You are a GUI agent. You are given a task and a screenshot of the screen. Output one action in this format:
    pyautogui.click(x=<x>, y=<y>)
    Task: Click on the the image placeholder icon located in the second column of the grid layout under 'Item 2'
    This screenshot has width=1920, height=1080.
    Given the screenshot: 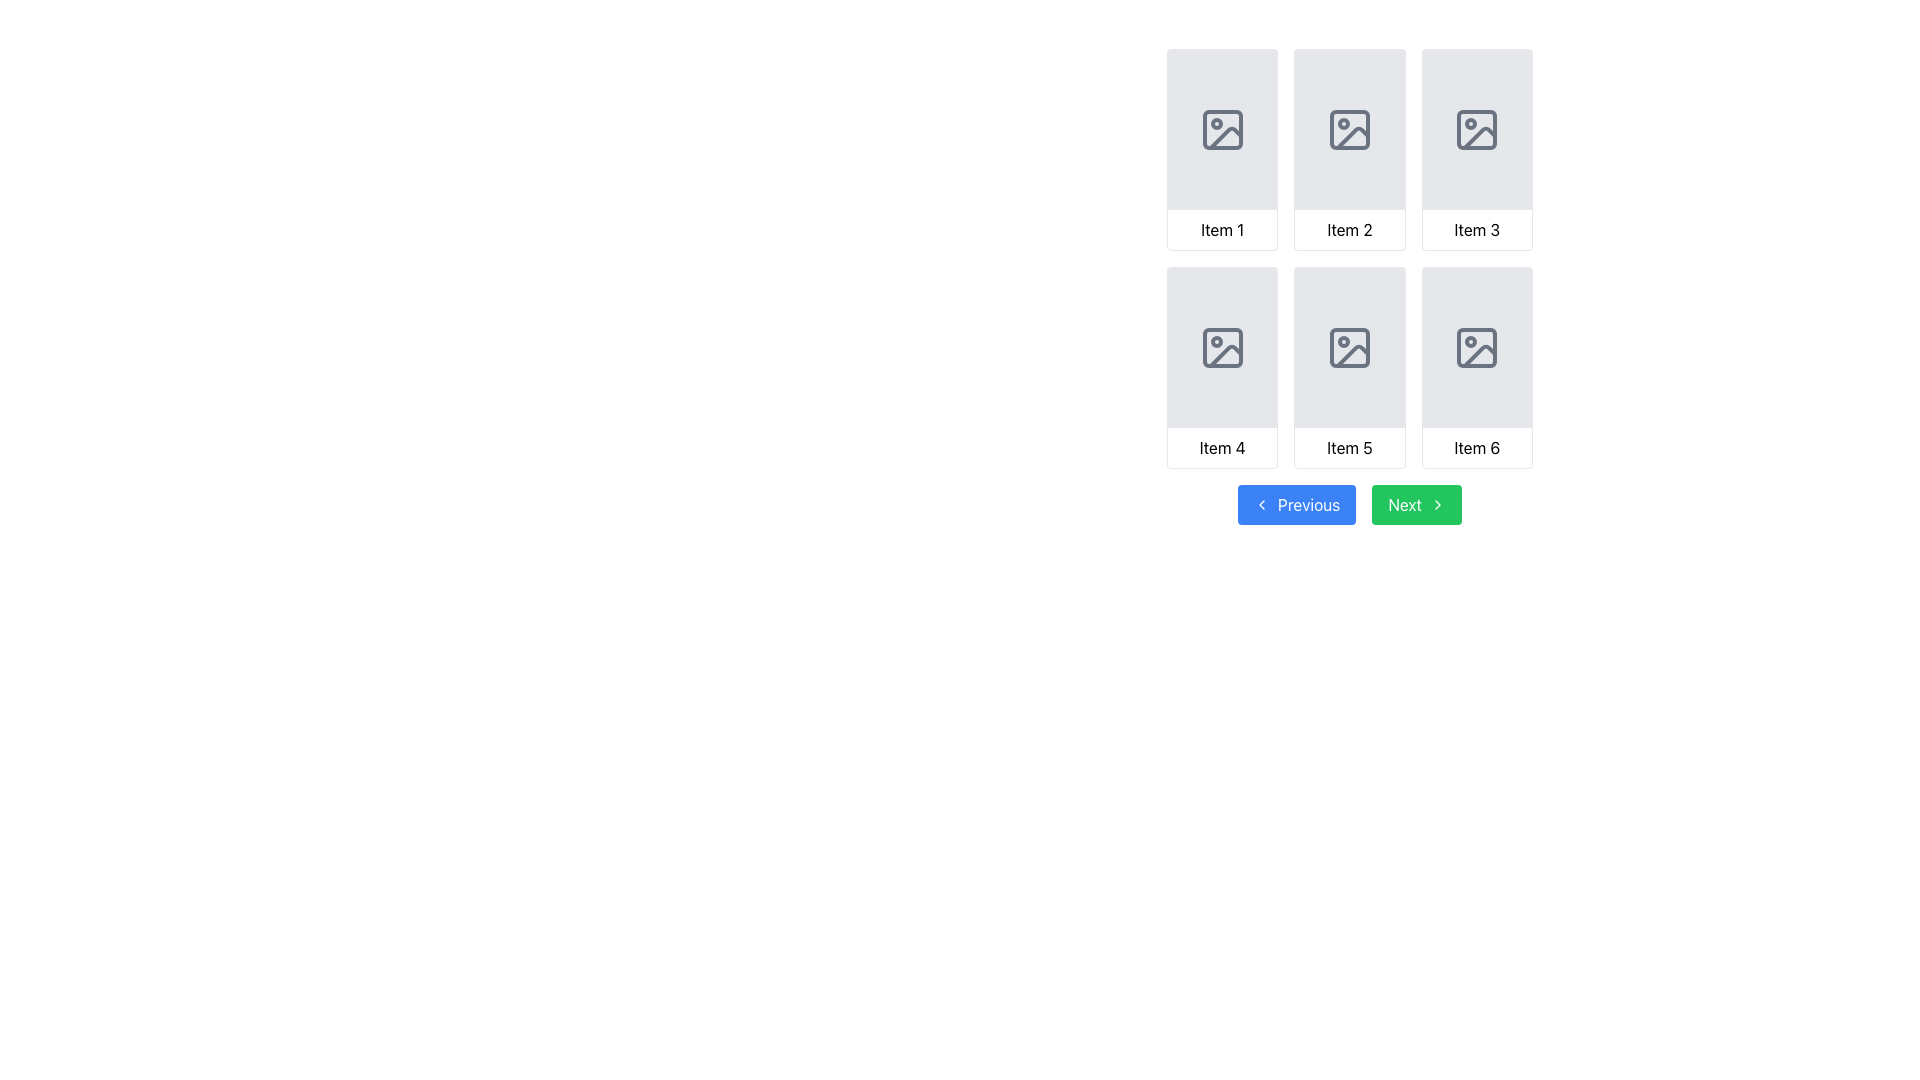 What is the action you would take?
    pyautogui.click(x=1348, y=130)
    